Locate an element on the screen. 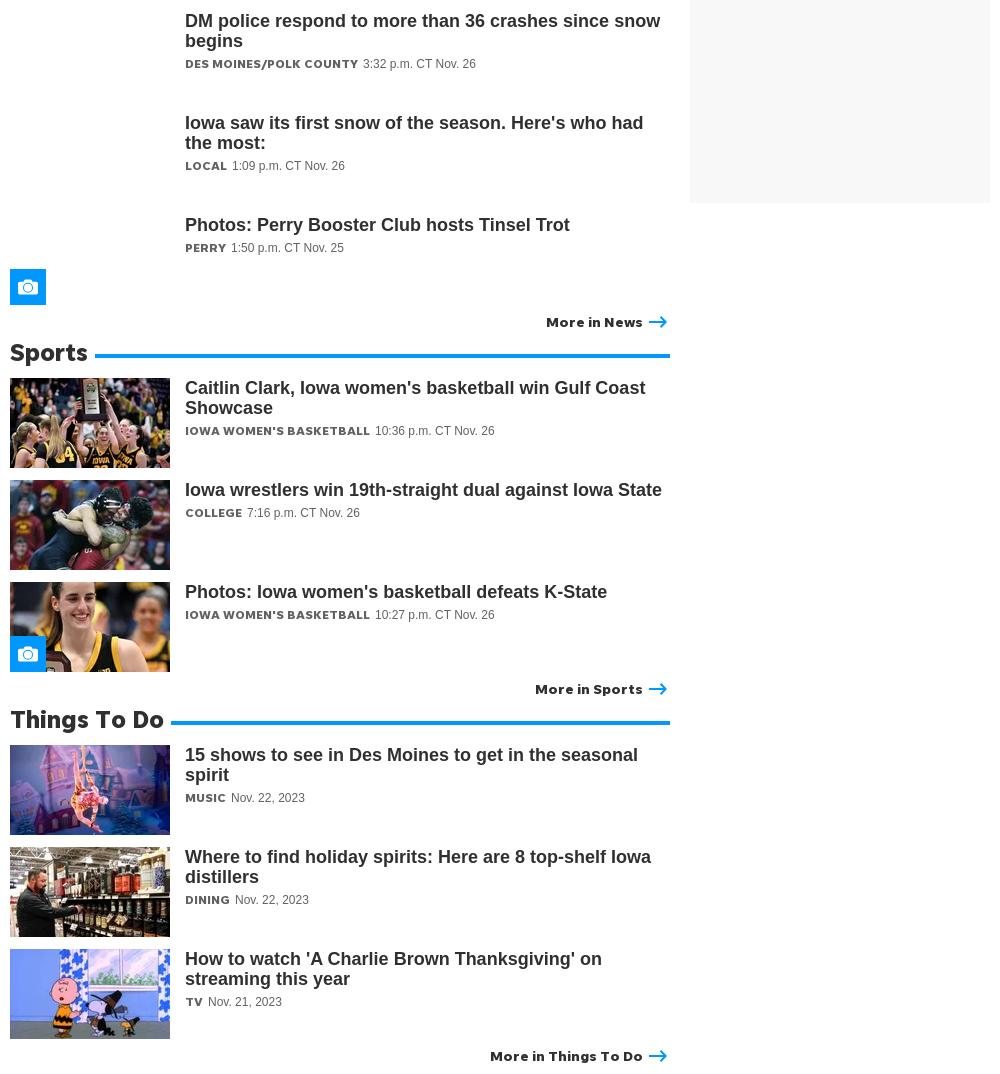  'Caitlin Clark, Iowa women's basketball win Gulf Coast Showcase' is located at coordinates (415, 398).